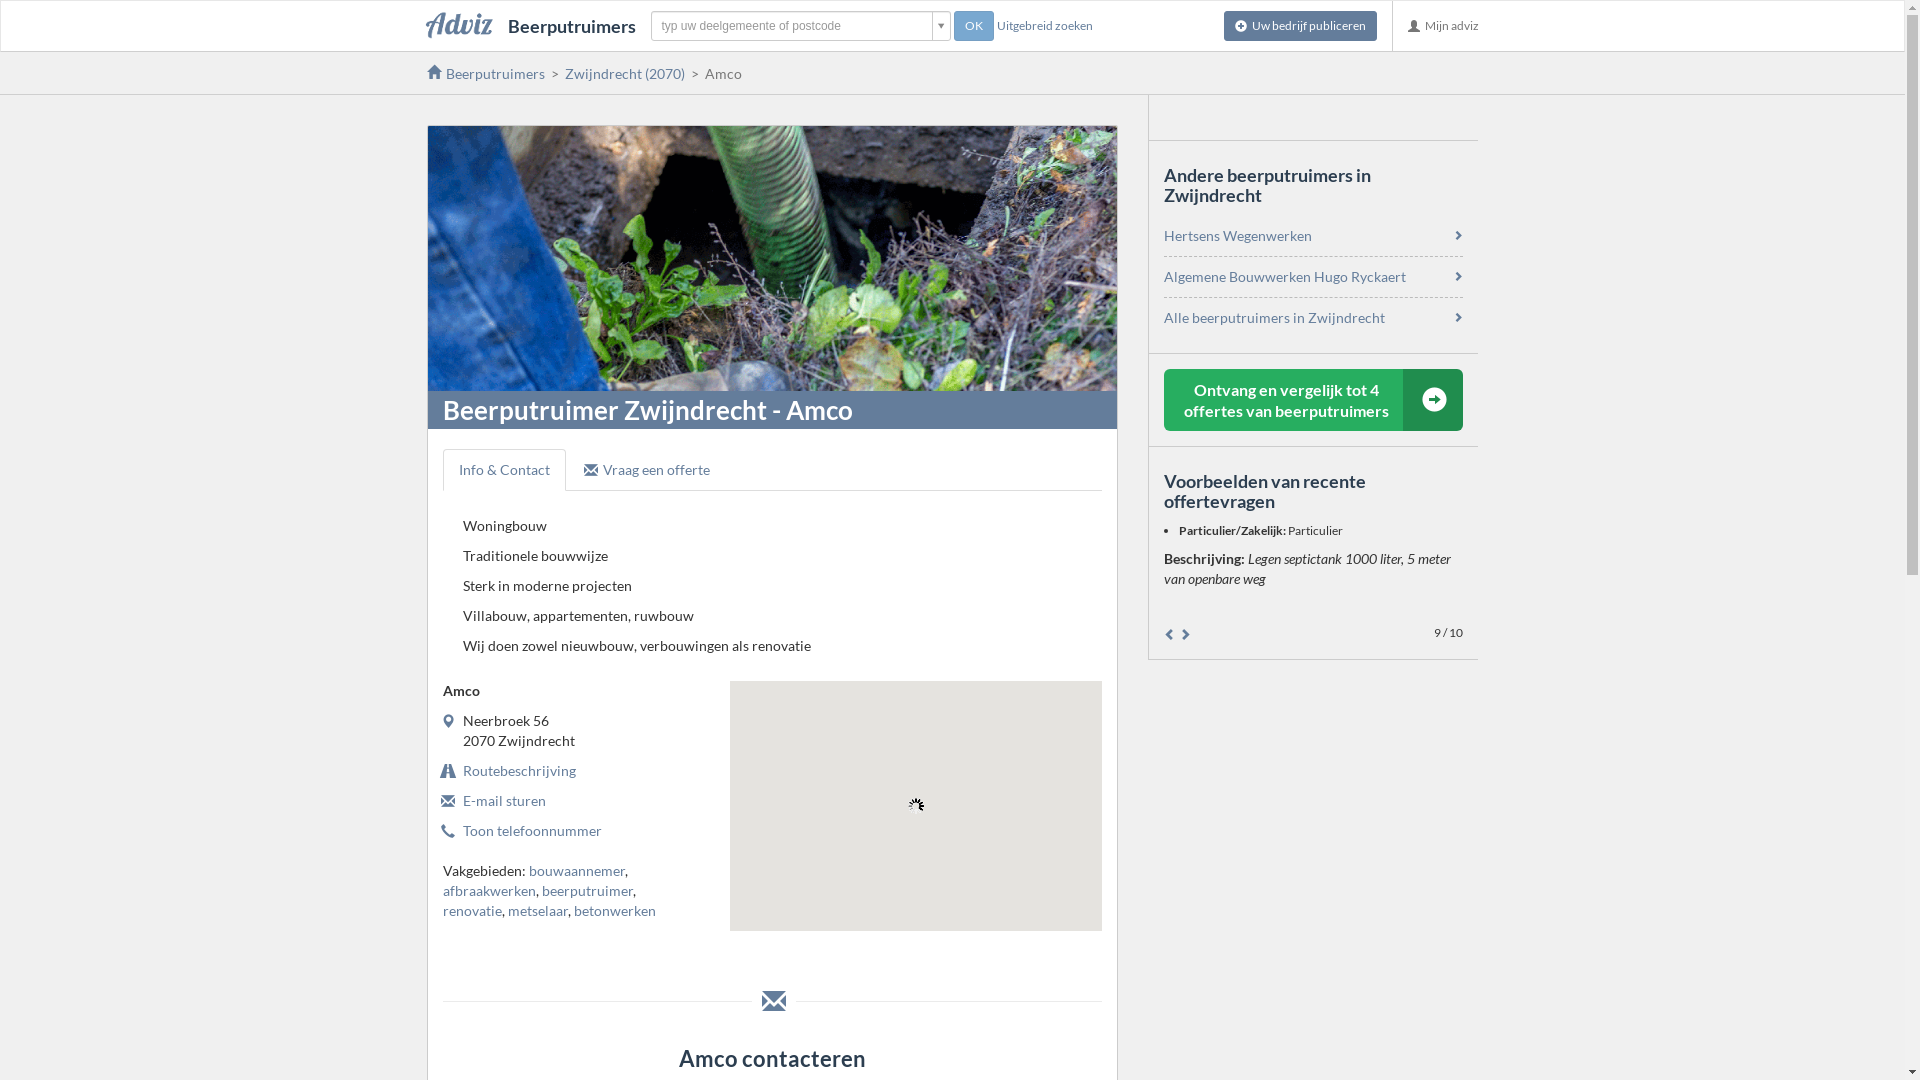 The height and width of the screenshot is (1080, 1920). Describe the element at coordinates (566, 470) in the screenshot. I see `'Vraag een offerte'` at that location.